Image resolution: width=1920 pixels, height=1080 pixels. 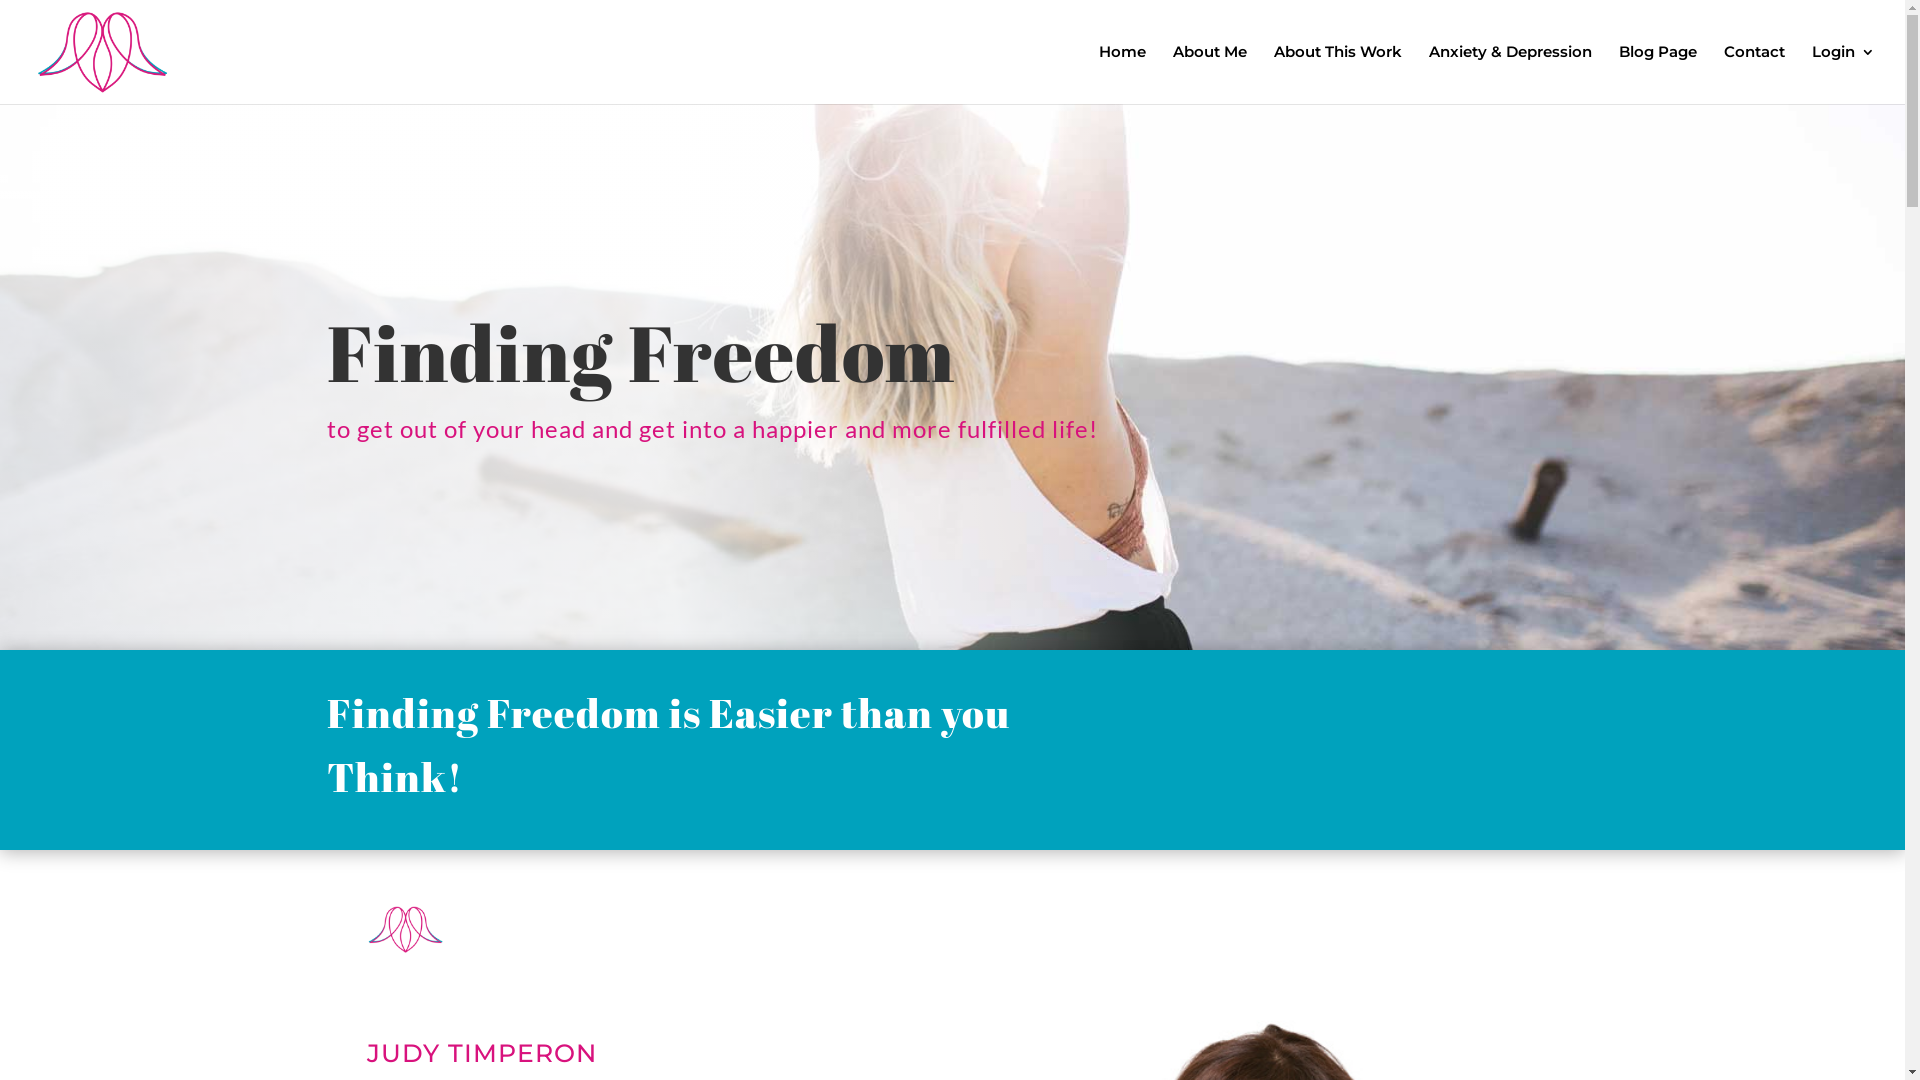 I want to click on 'Blog Page', so click(x=1618, y=73).